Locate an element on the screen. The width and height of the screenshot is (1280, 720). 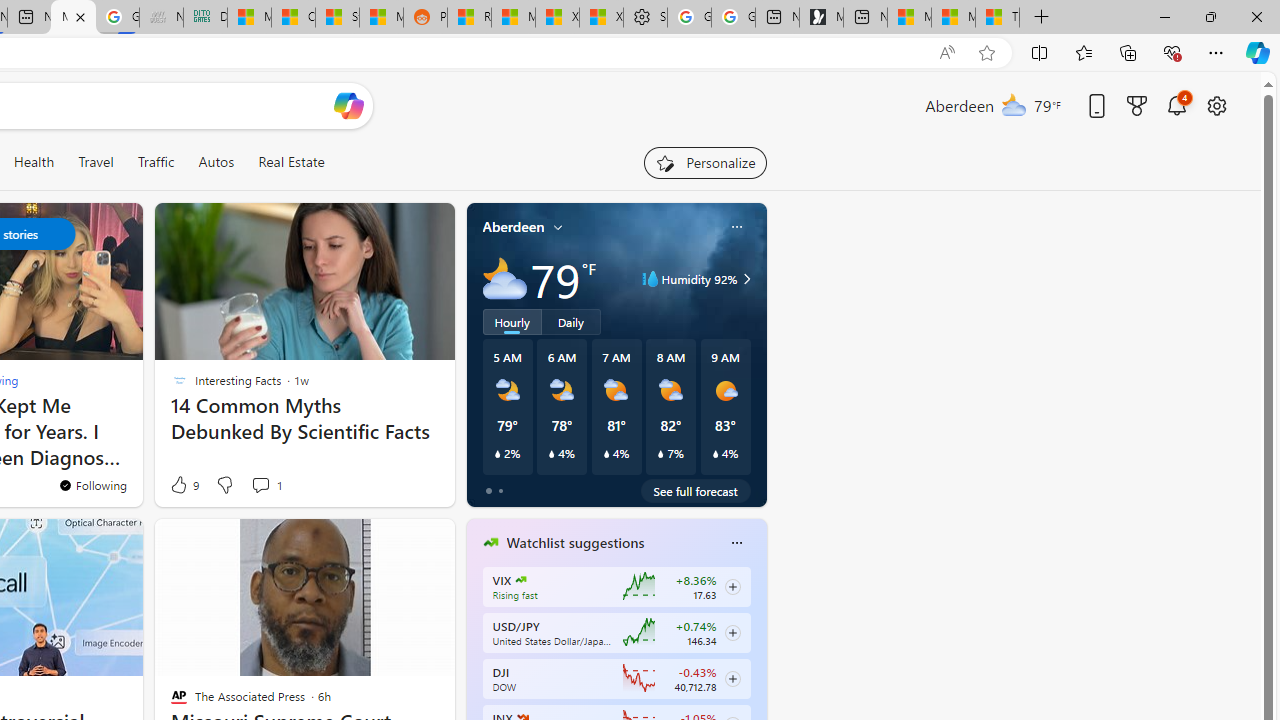
'These 3 Stocks Pay You More Than 5% to Own Them' is located at coordinates (997, 17).